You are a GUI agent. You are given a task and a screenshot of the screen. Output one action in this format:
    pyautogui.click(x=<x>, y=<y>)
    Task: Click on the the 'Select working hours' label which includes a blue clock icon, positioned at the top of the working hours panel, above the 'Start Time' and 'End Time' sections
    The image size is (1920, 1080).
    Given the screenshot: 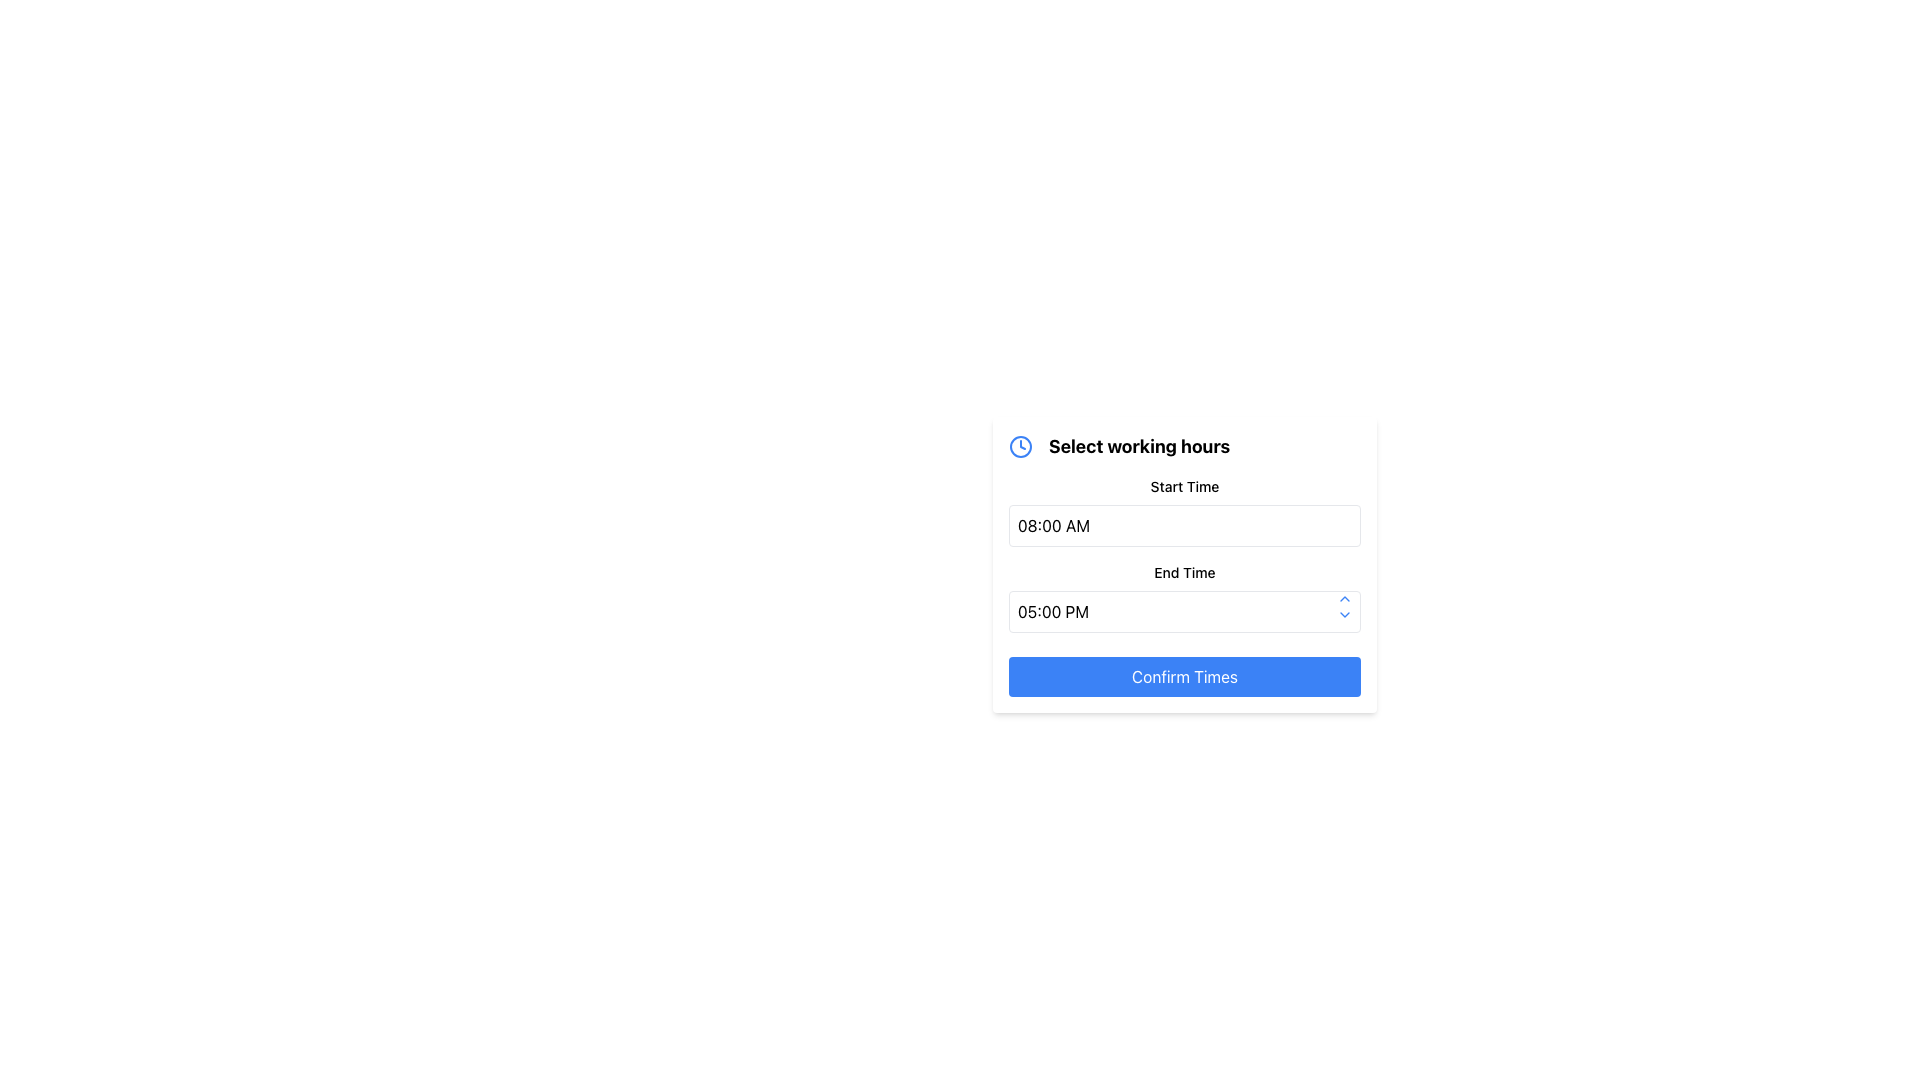 What is the action you would take?
    pyautogui.click(x=1185, y=446)
    